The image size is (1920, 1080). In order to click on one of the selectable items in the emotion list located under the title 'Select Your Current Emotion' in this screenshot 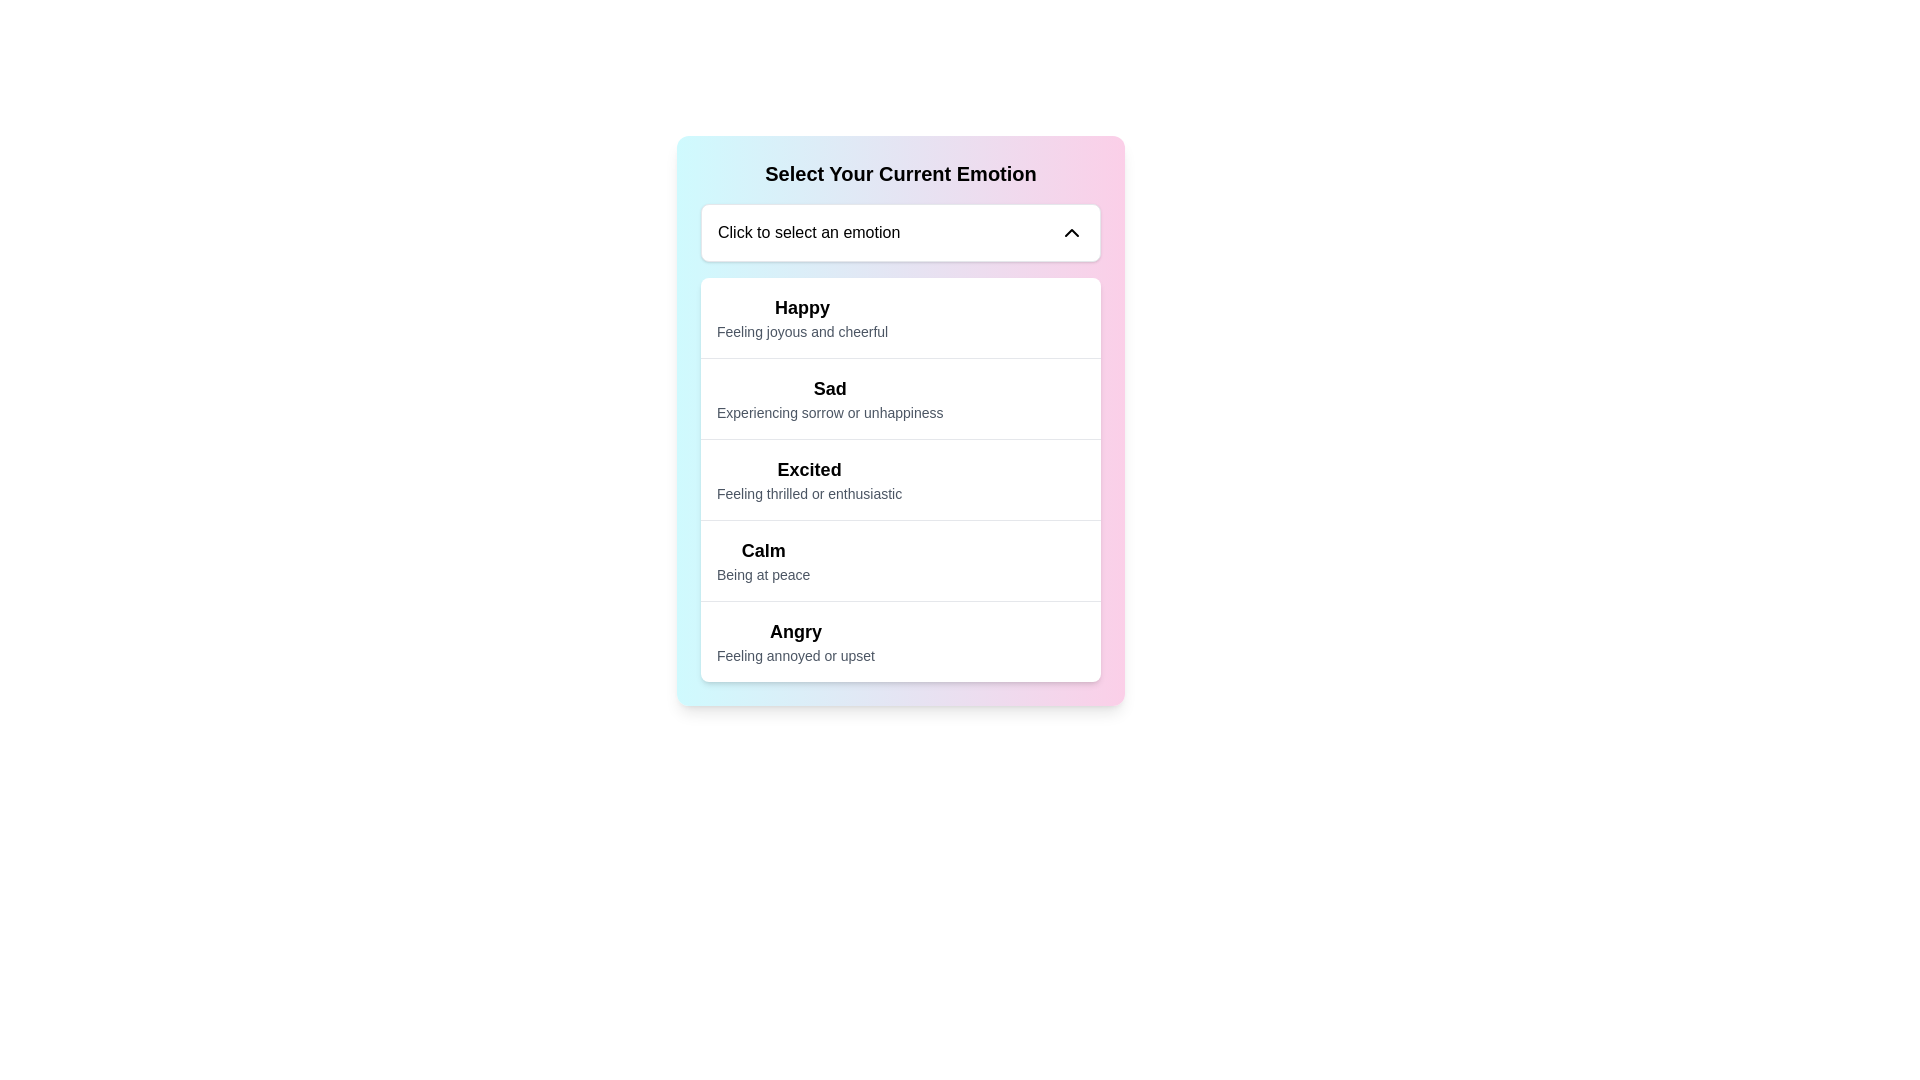, I will do `click(900, 479)`.